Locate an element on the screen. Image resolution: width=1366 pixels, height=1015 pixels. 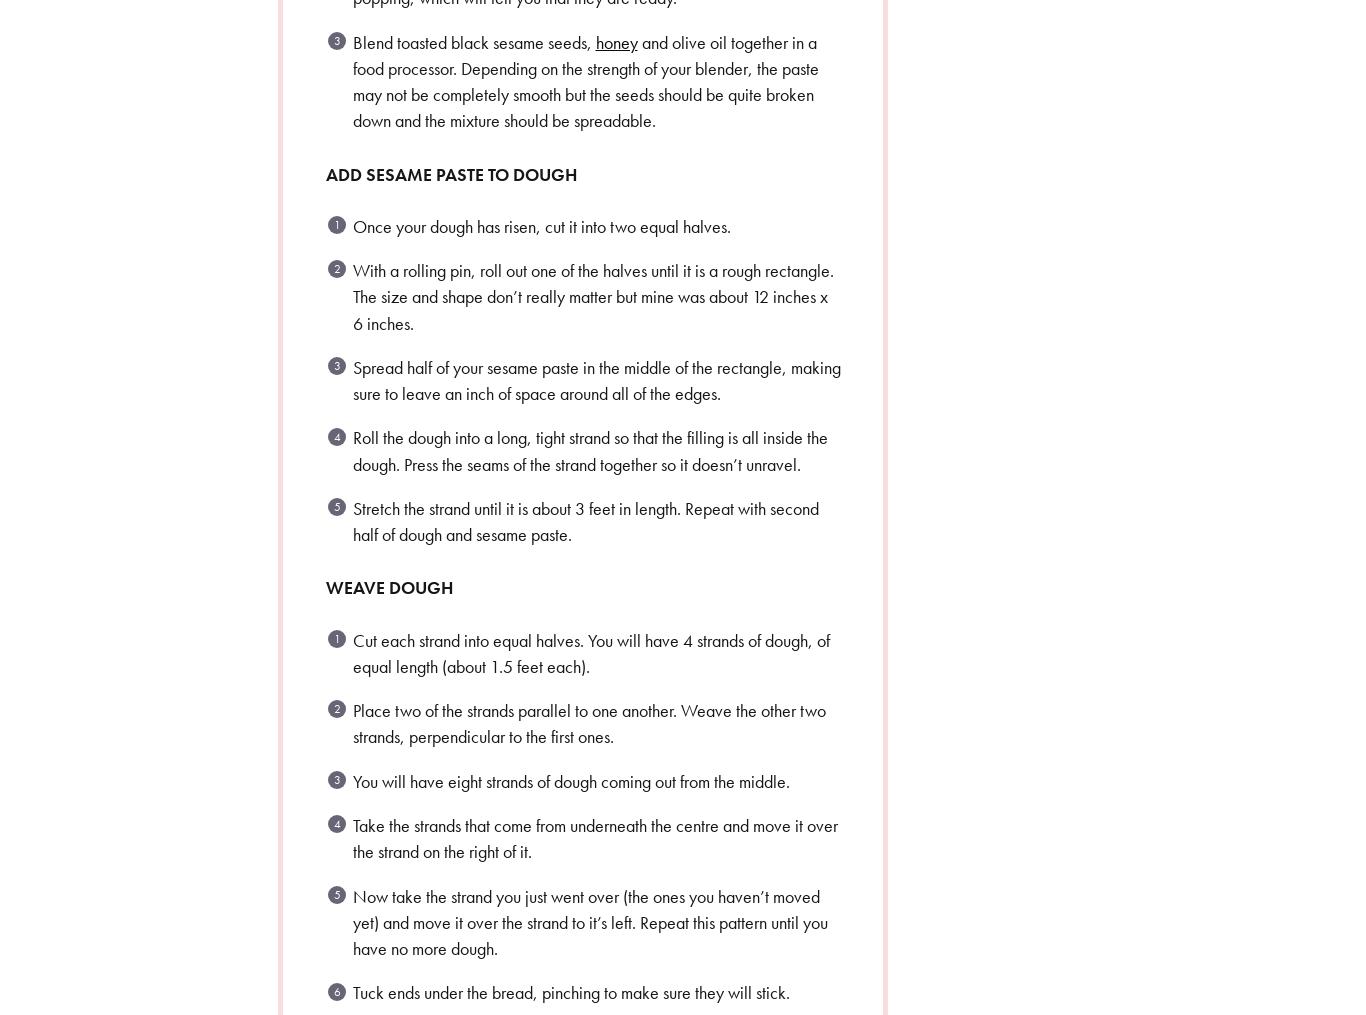
'and olive oil together in a food processor. Depending on the strength of your blender, the paste may not be completely smooth but the seeds should be quite broken down and the mixture should be spreadable.' is located at coordinates (351, 80).